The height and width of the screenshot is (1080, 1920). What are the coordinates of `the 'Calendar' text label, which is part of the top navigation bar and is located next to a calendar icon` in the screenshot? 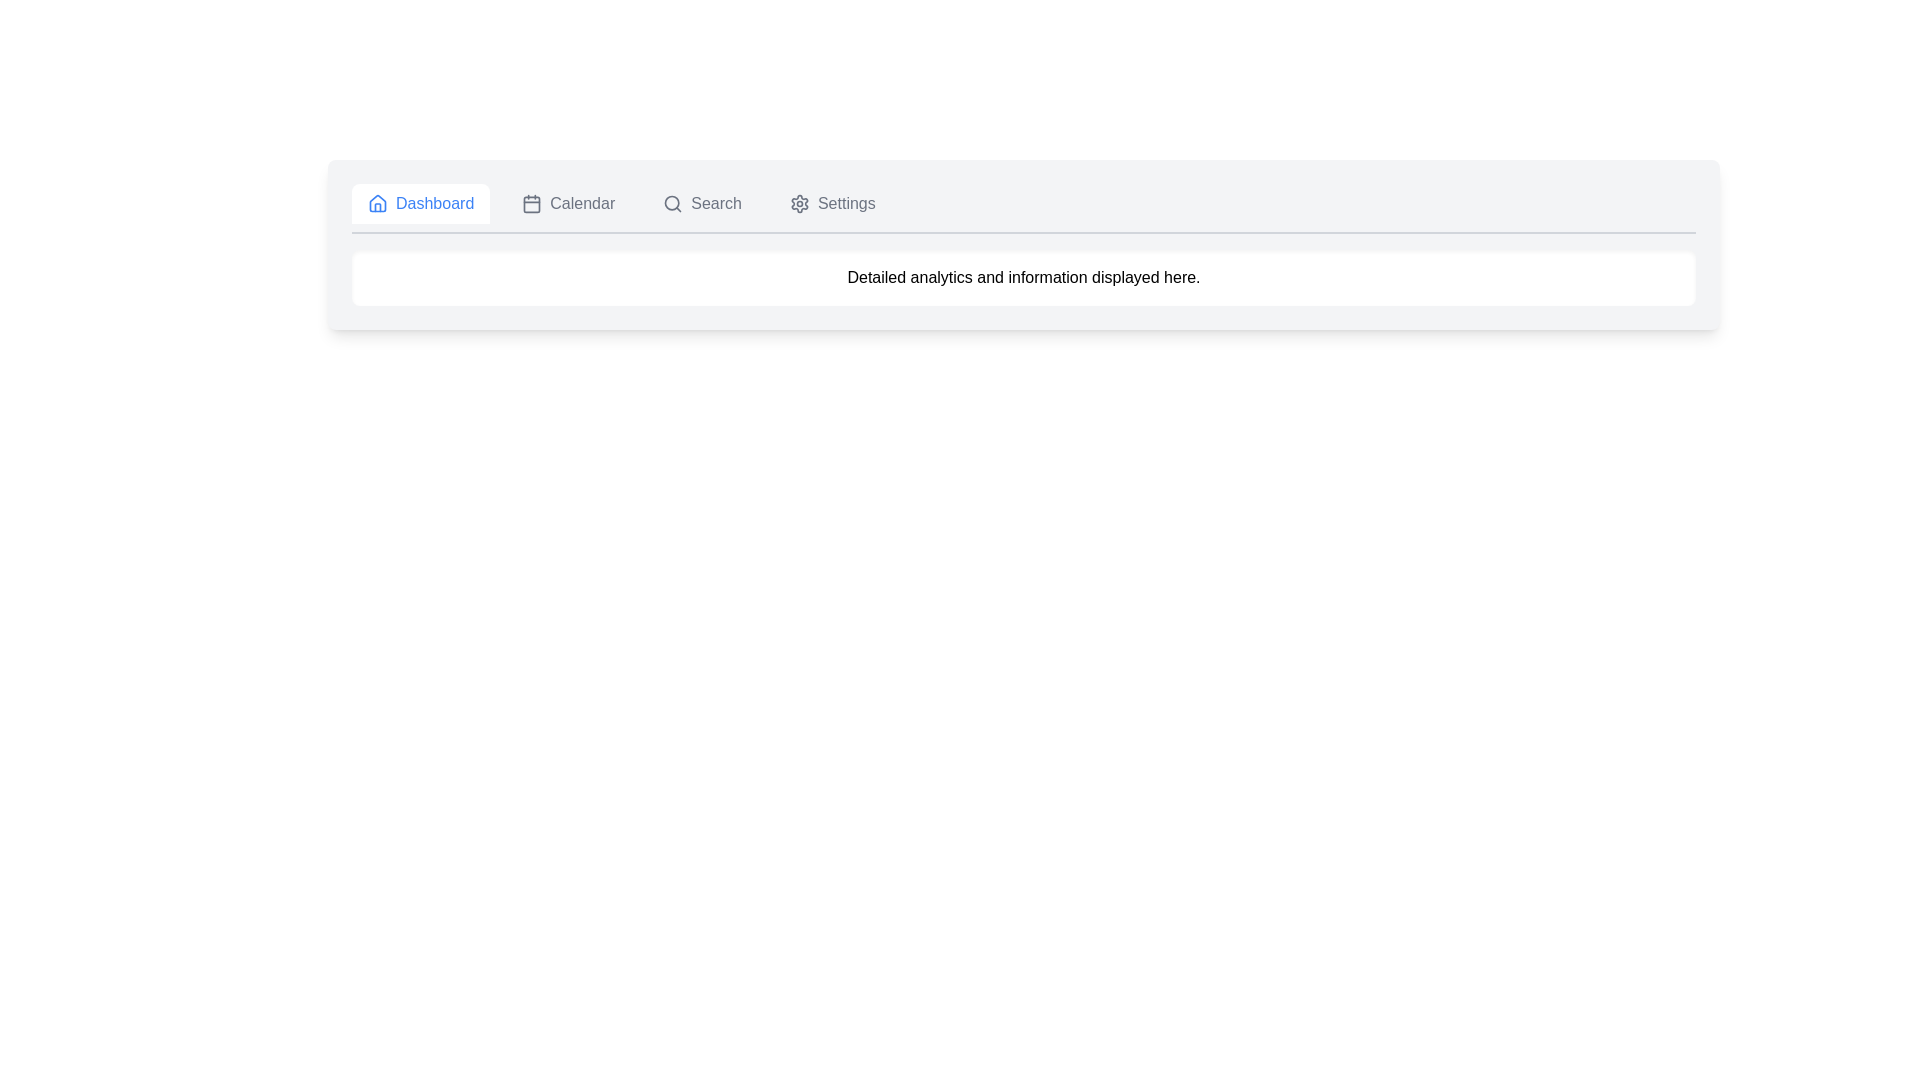 It's located at (581, 204).